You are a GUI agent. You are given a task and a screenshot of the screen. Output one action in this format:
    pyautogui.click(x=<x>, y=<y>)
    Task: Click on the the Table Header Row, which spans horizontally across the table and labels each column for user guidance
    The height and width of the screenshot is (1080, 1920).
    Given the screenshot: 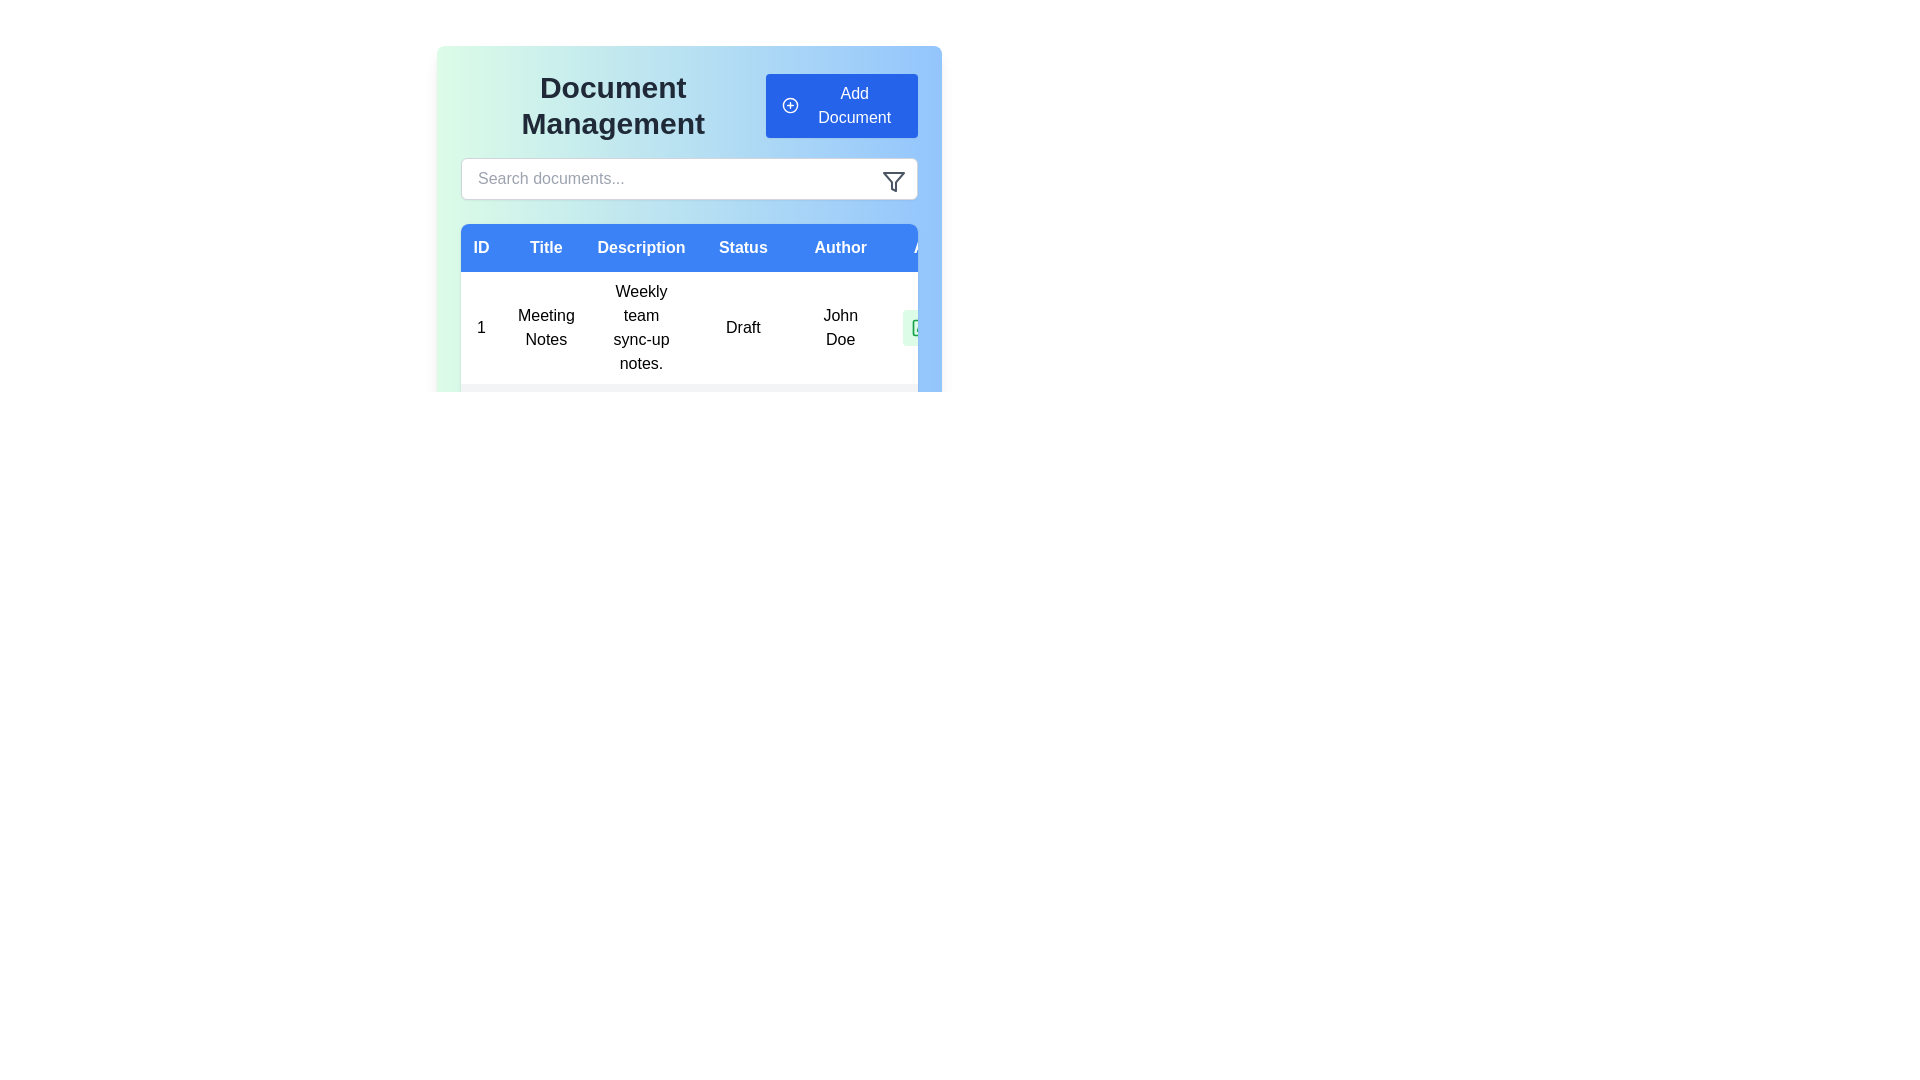 What is the action you would take?
    pyautogui.click(x=728, y=246)
    